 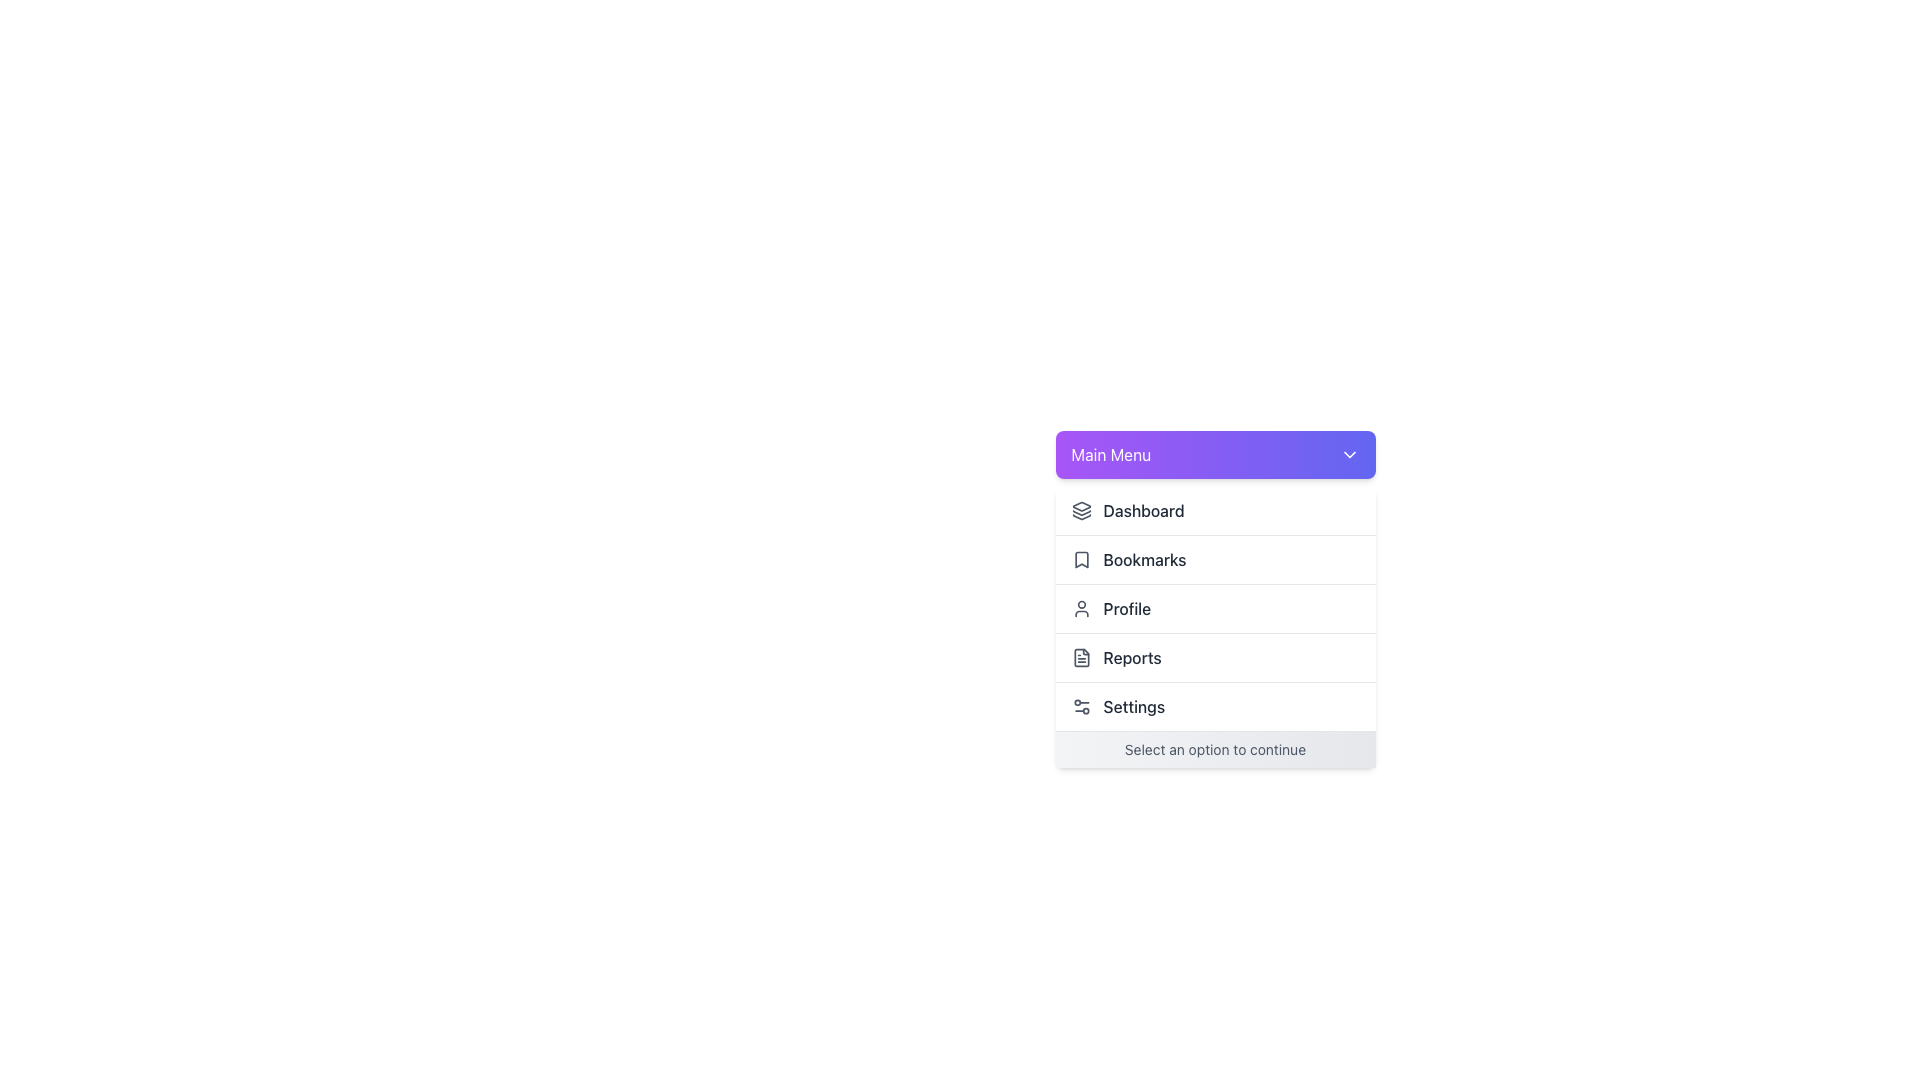 What do you see at coordinates (1080, 658) in the screenshot?
I see `the 'Reports' menu item icon located in the fourth position under the 'Main Menu'` at bounding box center [1080, 658].